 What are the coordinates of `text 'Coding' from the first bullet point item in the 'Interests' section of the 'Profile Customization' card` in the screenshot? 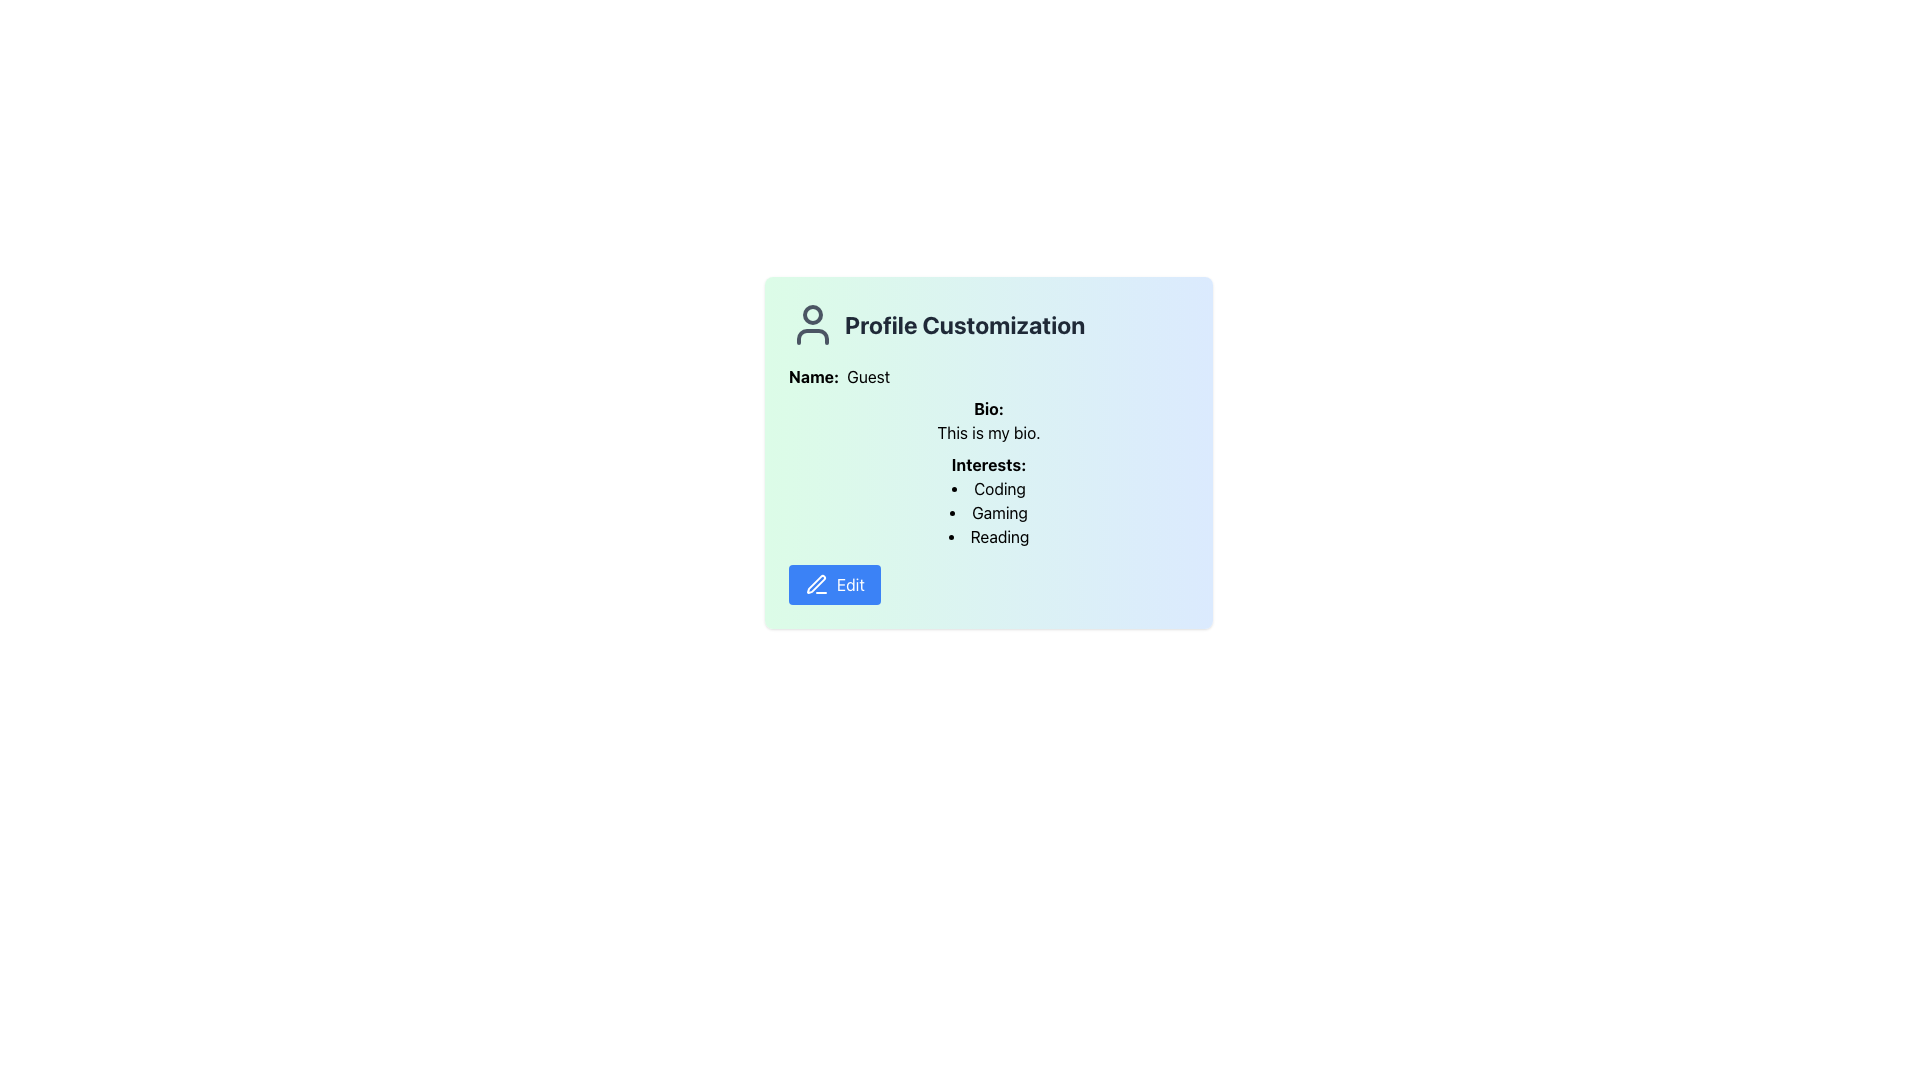 It's located at (988, 489).